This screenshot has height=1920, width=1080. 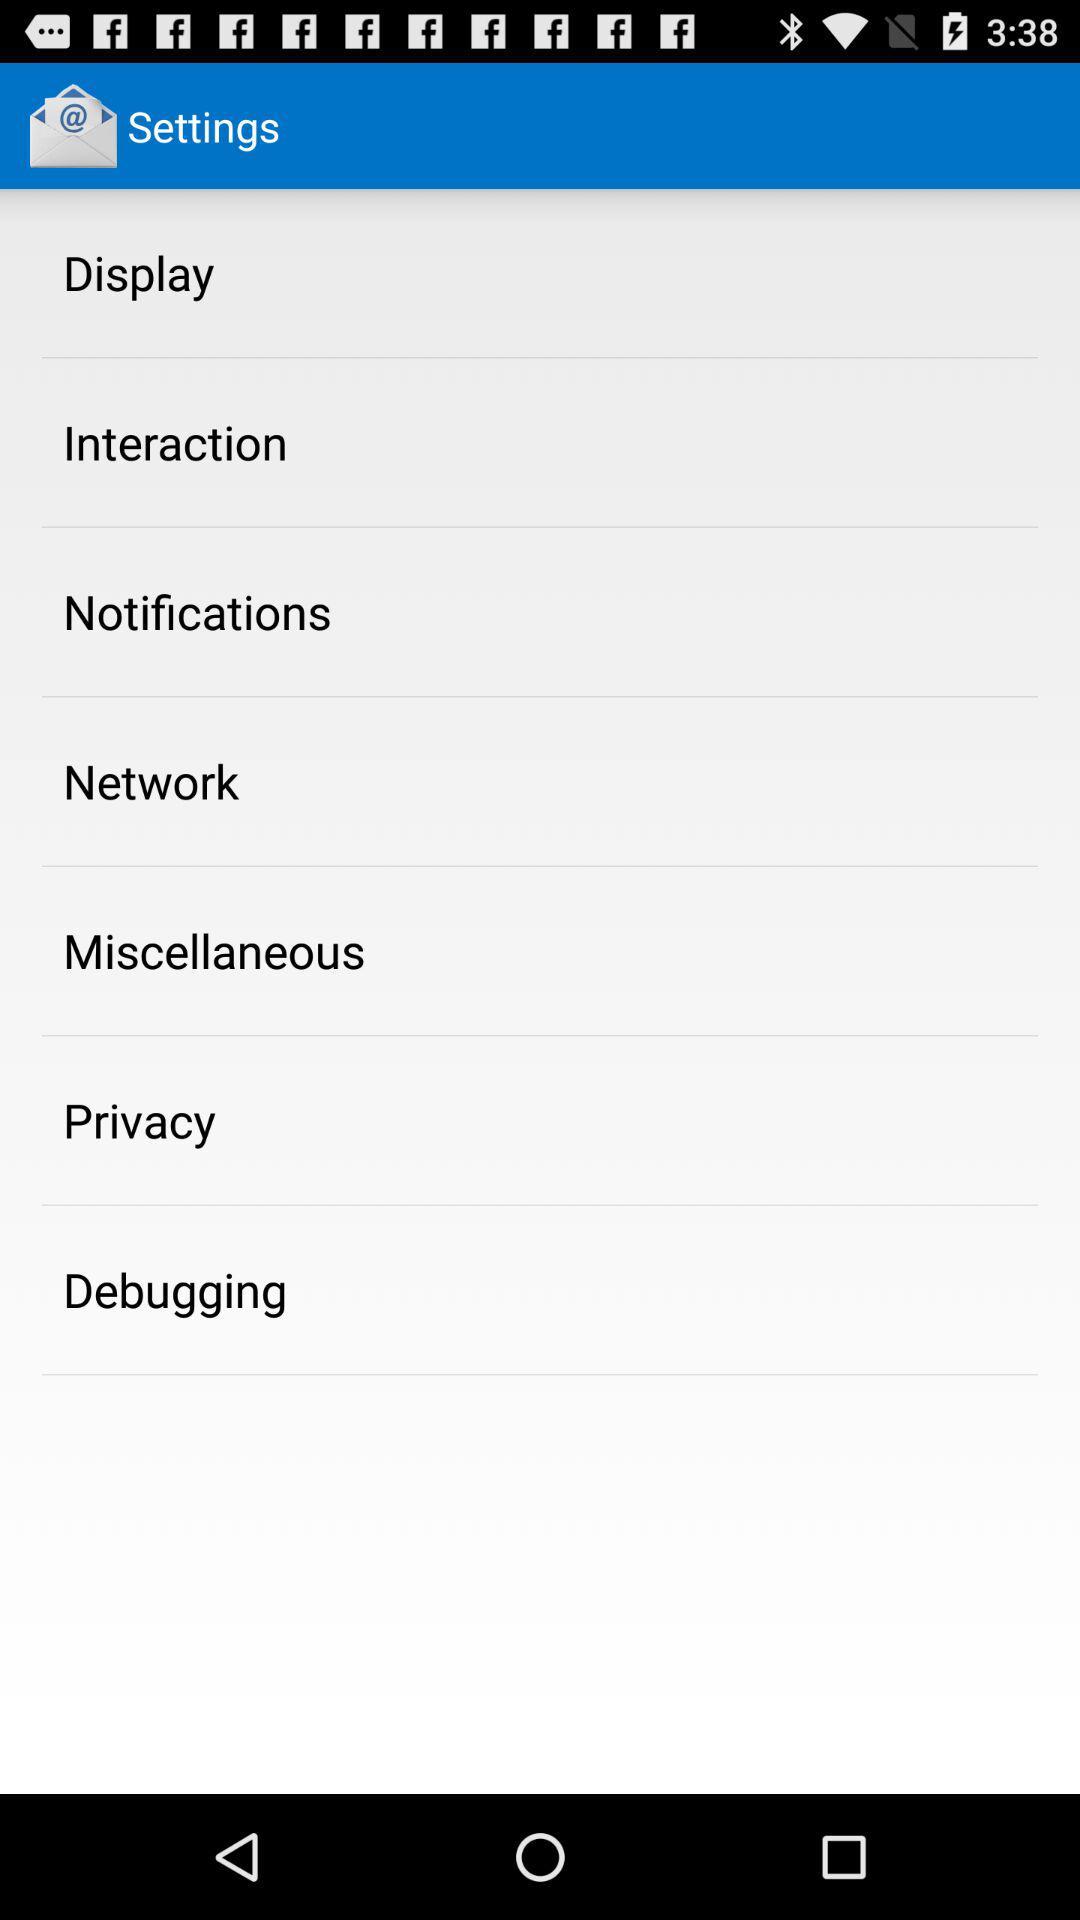 I want to click on the miscellaneous item, so click(x=214, y=949).